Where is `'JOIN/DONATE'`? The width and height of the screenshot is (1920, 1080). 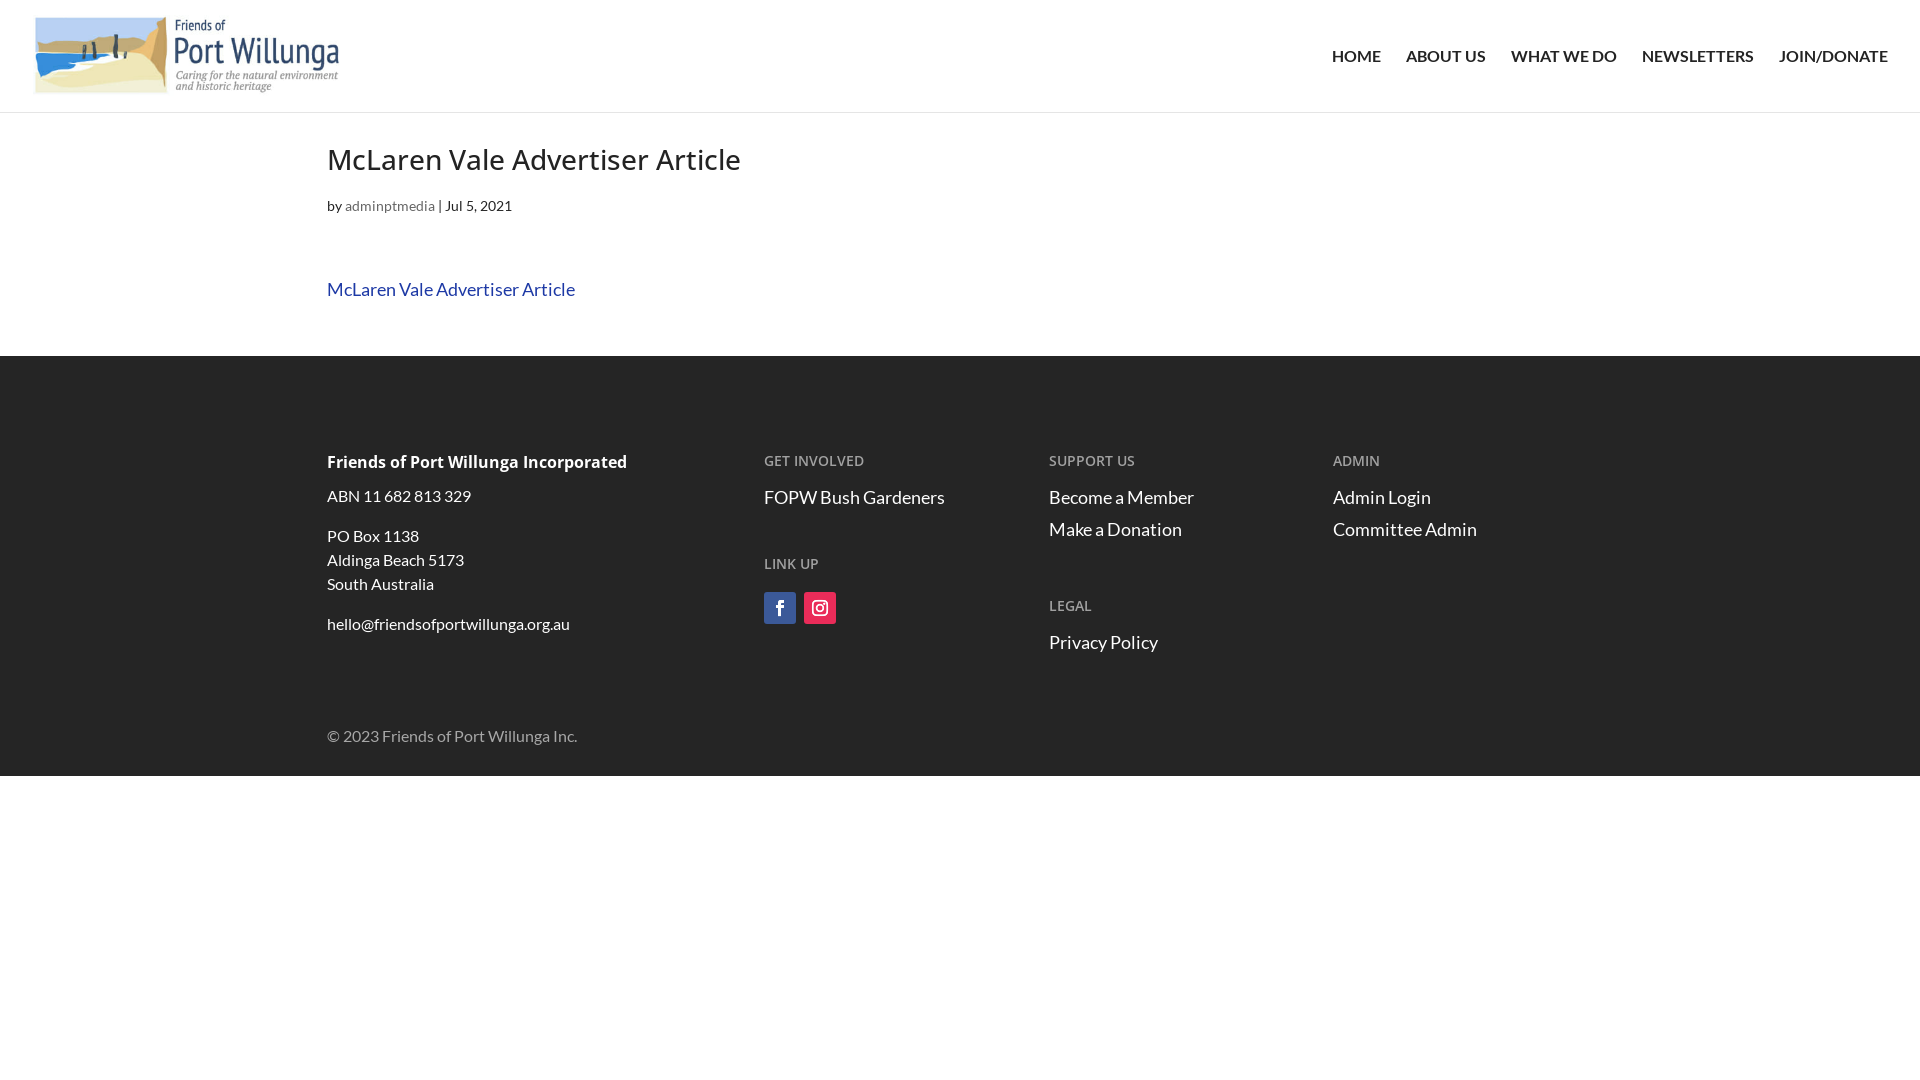
'JOIN/DONATE' is located at coordinates (1833, 79).